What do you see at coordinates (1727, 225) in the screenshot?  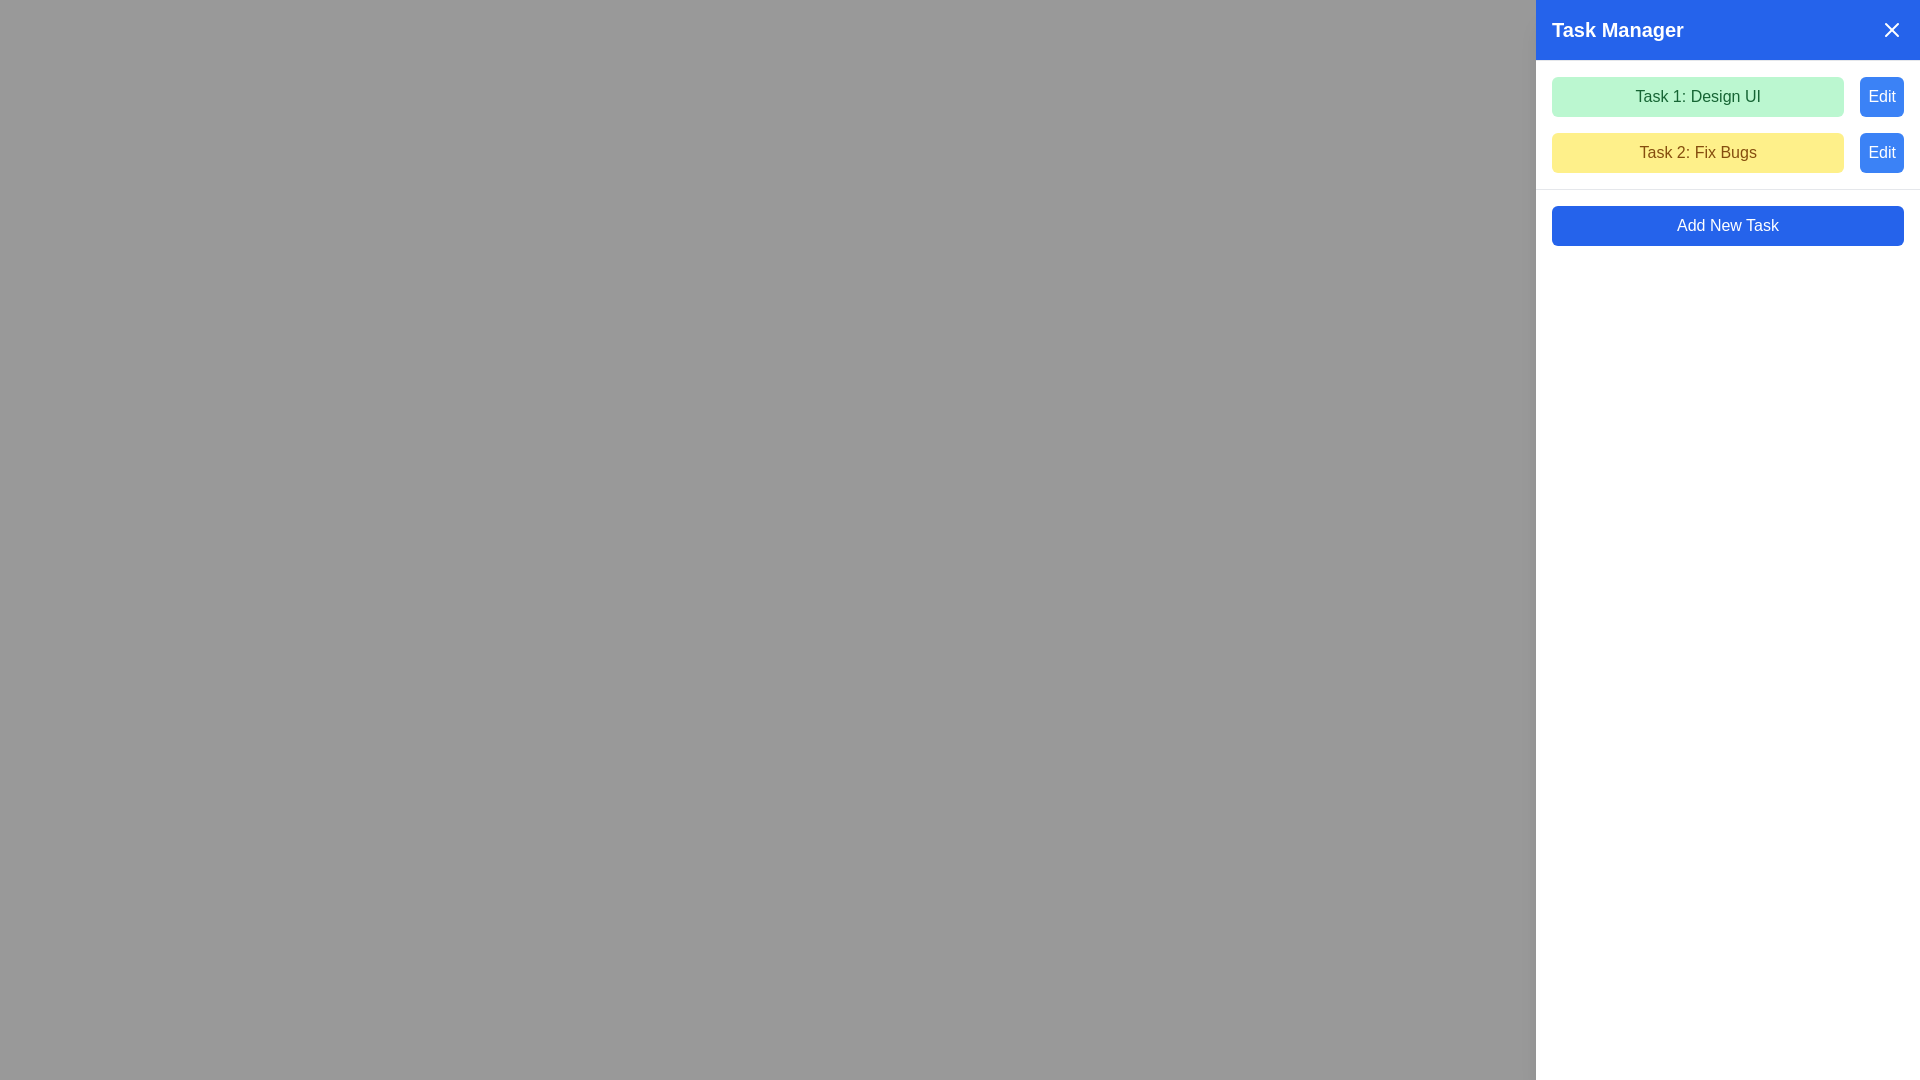 I see `the rectangular button with a blue background and white text that reads 'Add New Task'` at bounding box center [1727, 225].